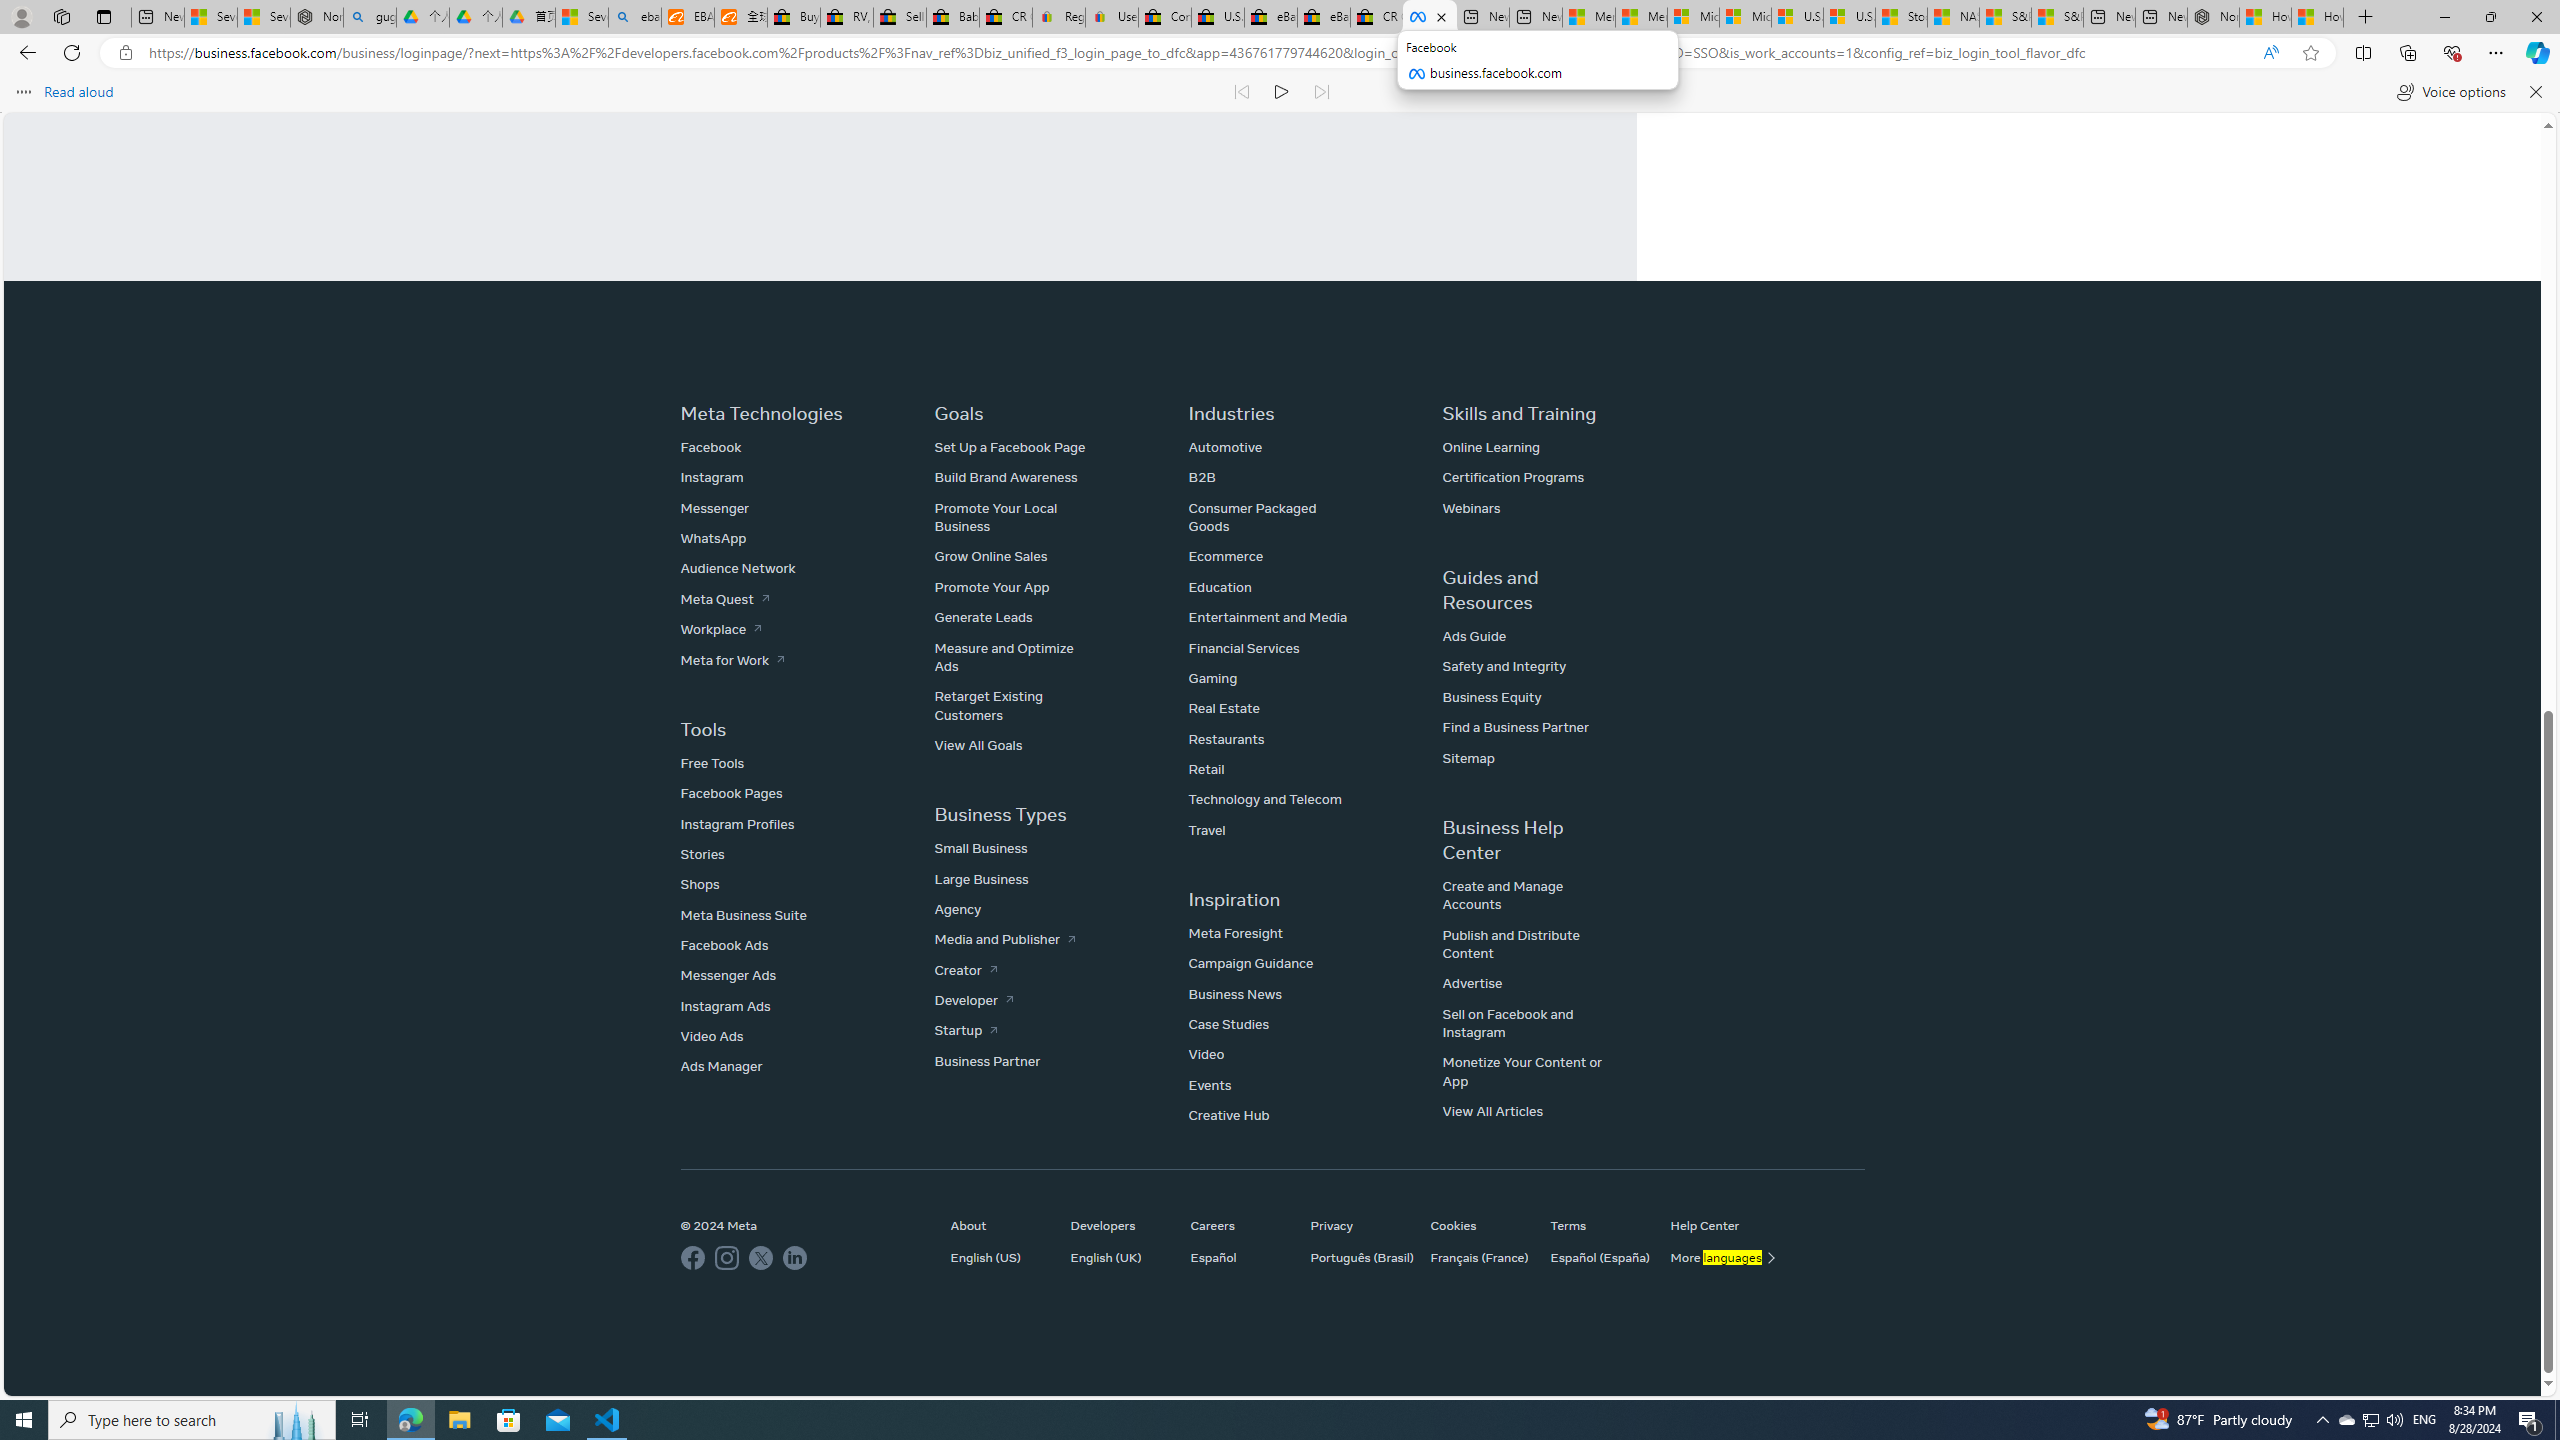  I want to click on 'Generate Leads', so click(983, 616).